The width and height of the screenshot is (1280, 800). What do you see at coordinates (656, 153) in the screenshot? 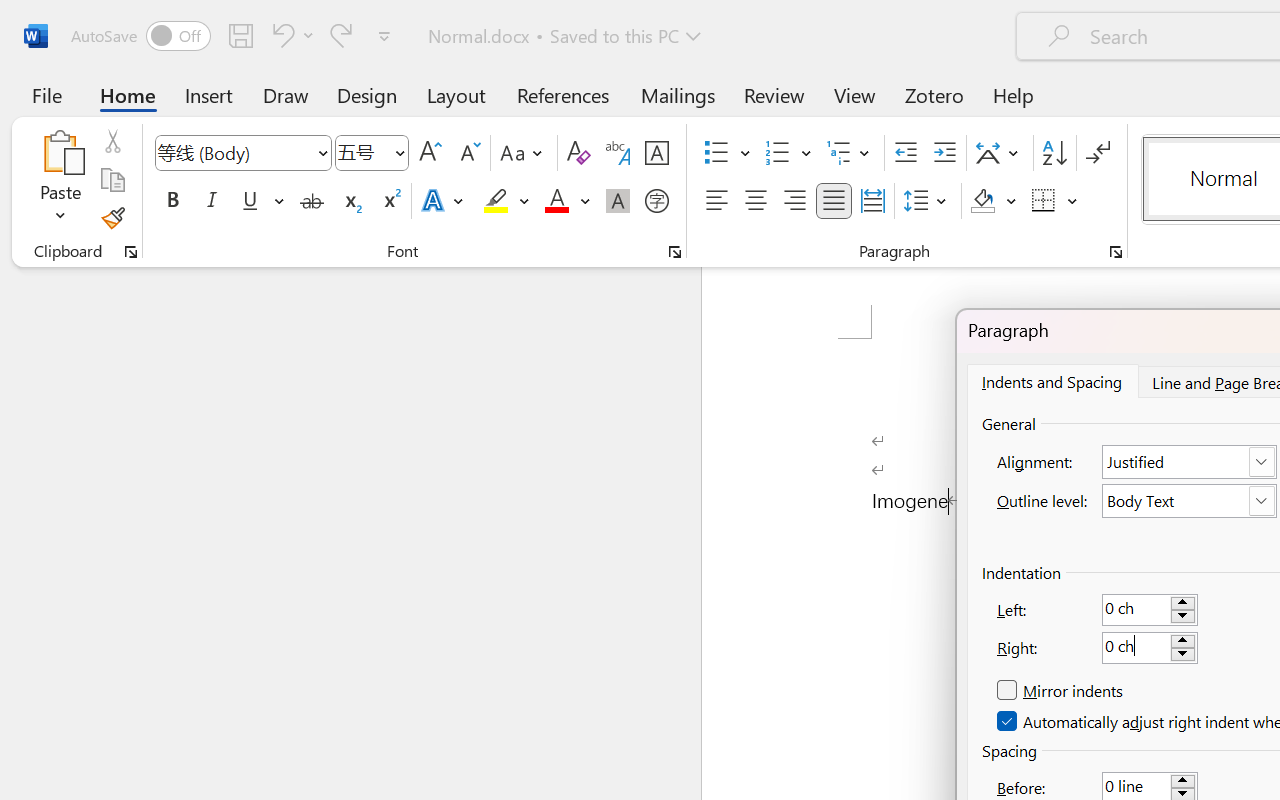
I see `'Character Border'` at bounding box center [656, 153].